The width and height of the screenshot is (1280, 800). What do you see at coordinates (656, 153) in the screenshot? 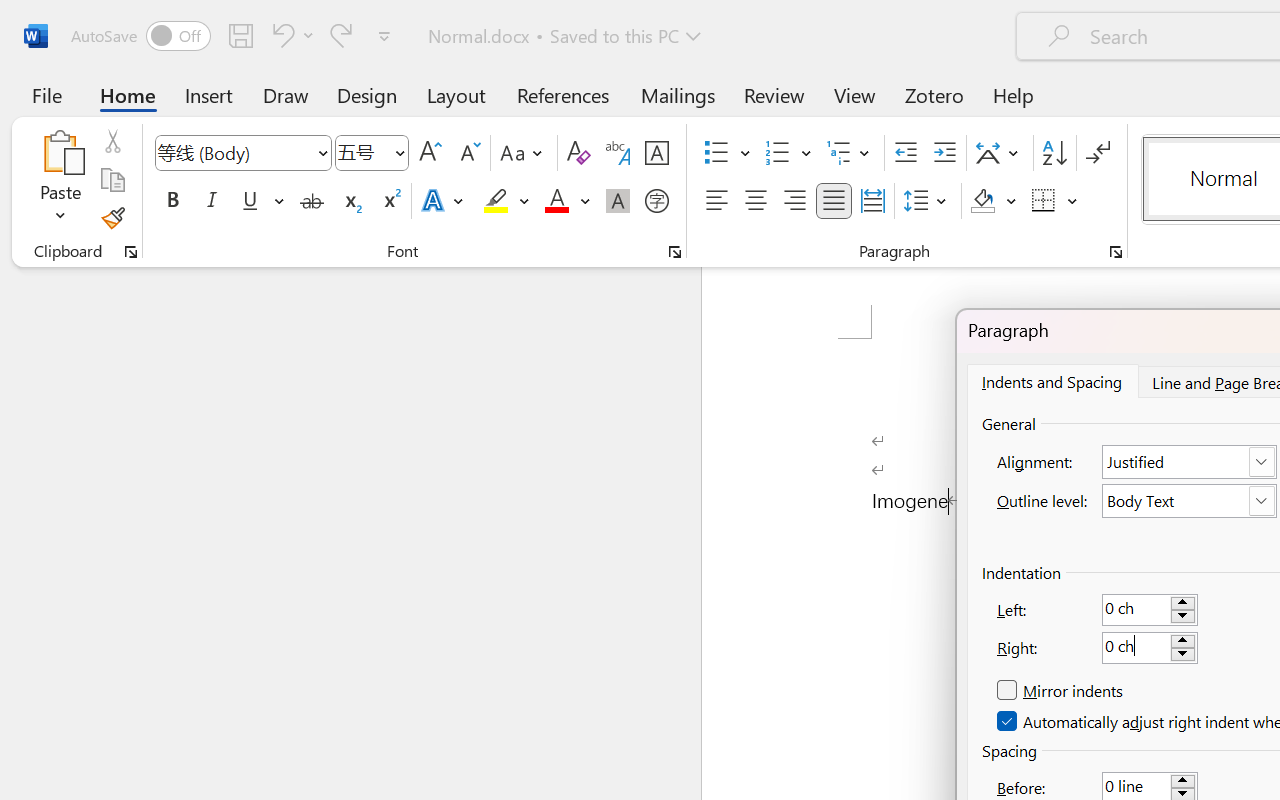
I see `'Character Border'` at bounding box center [656, 153].